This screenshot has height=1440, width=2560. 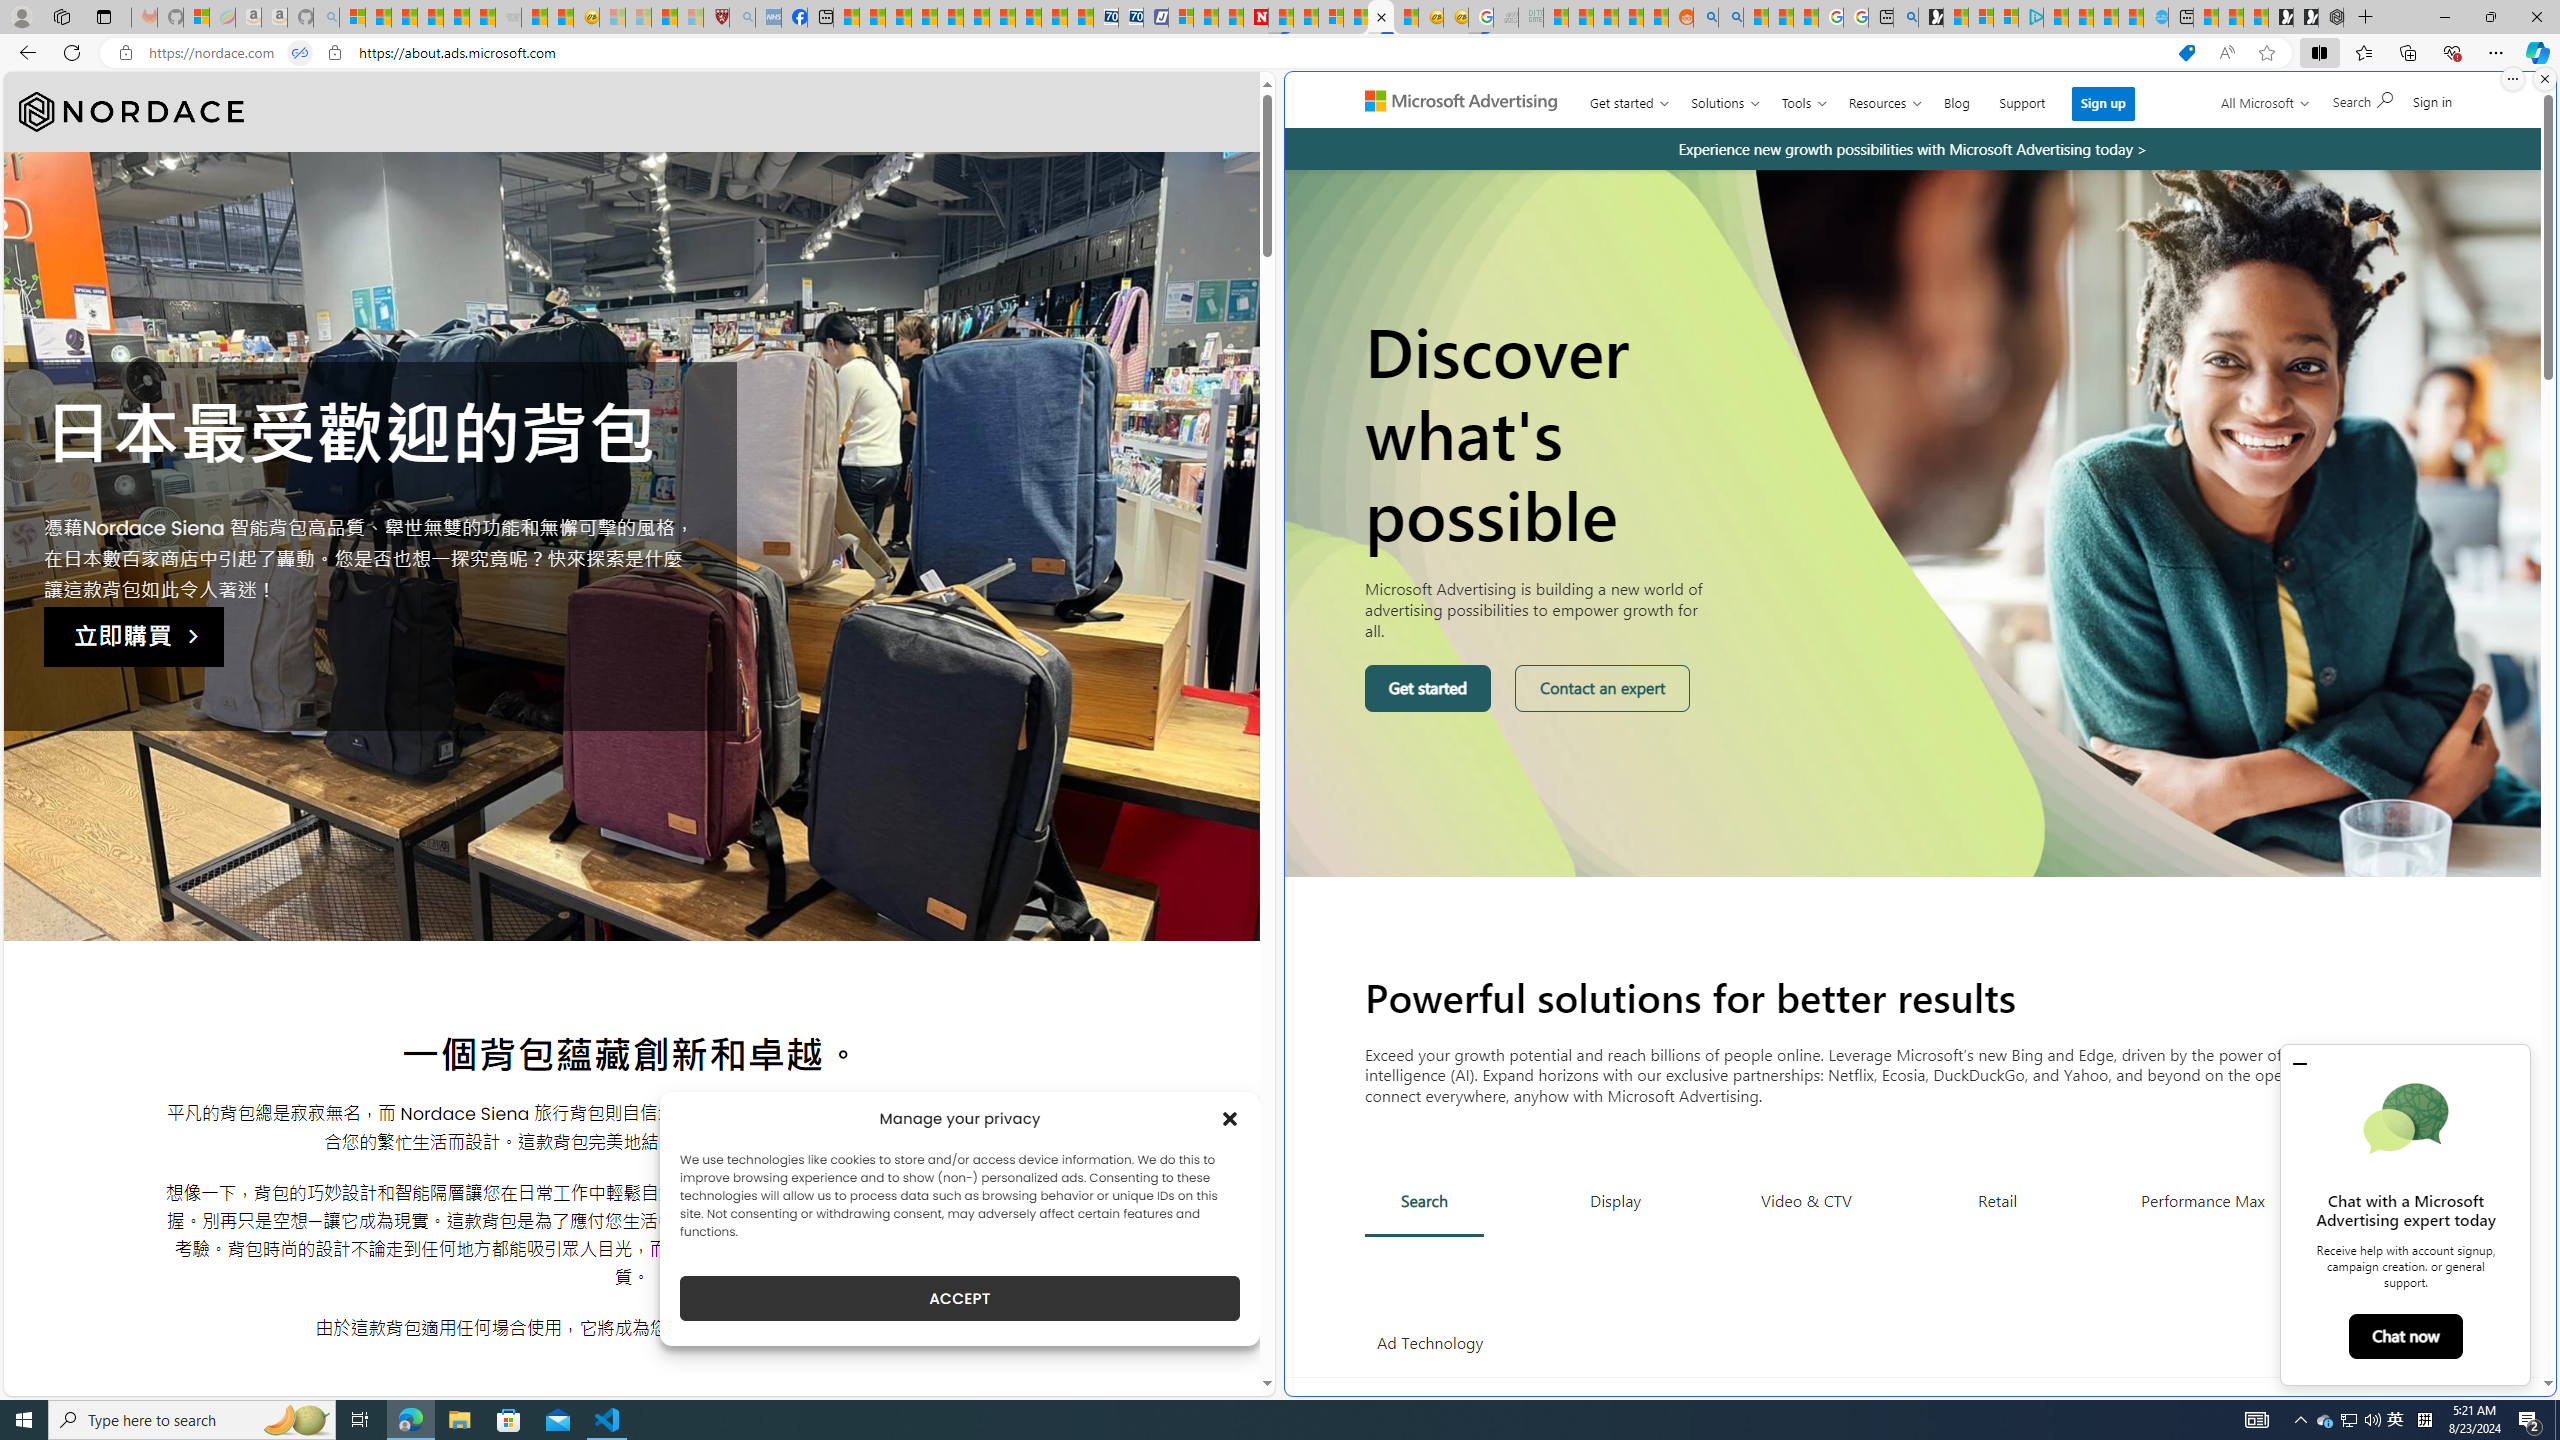 What do you see at coordinates (2021, 97) in the screenshot?
I see `'Support'` at bounding box center [2021, 97].